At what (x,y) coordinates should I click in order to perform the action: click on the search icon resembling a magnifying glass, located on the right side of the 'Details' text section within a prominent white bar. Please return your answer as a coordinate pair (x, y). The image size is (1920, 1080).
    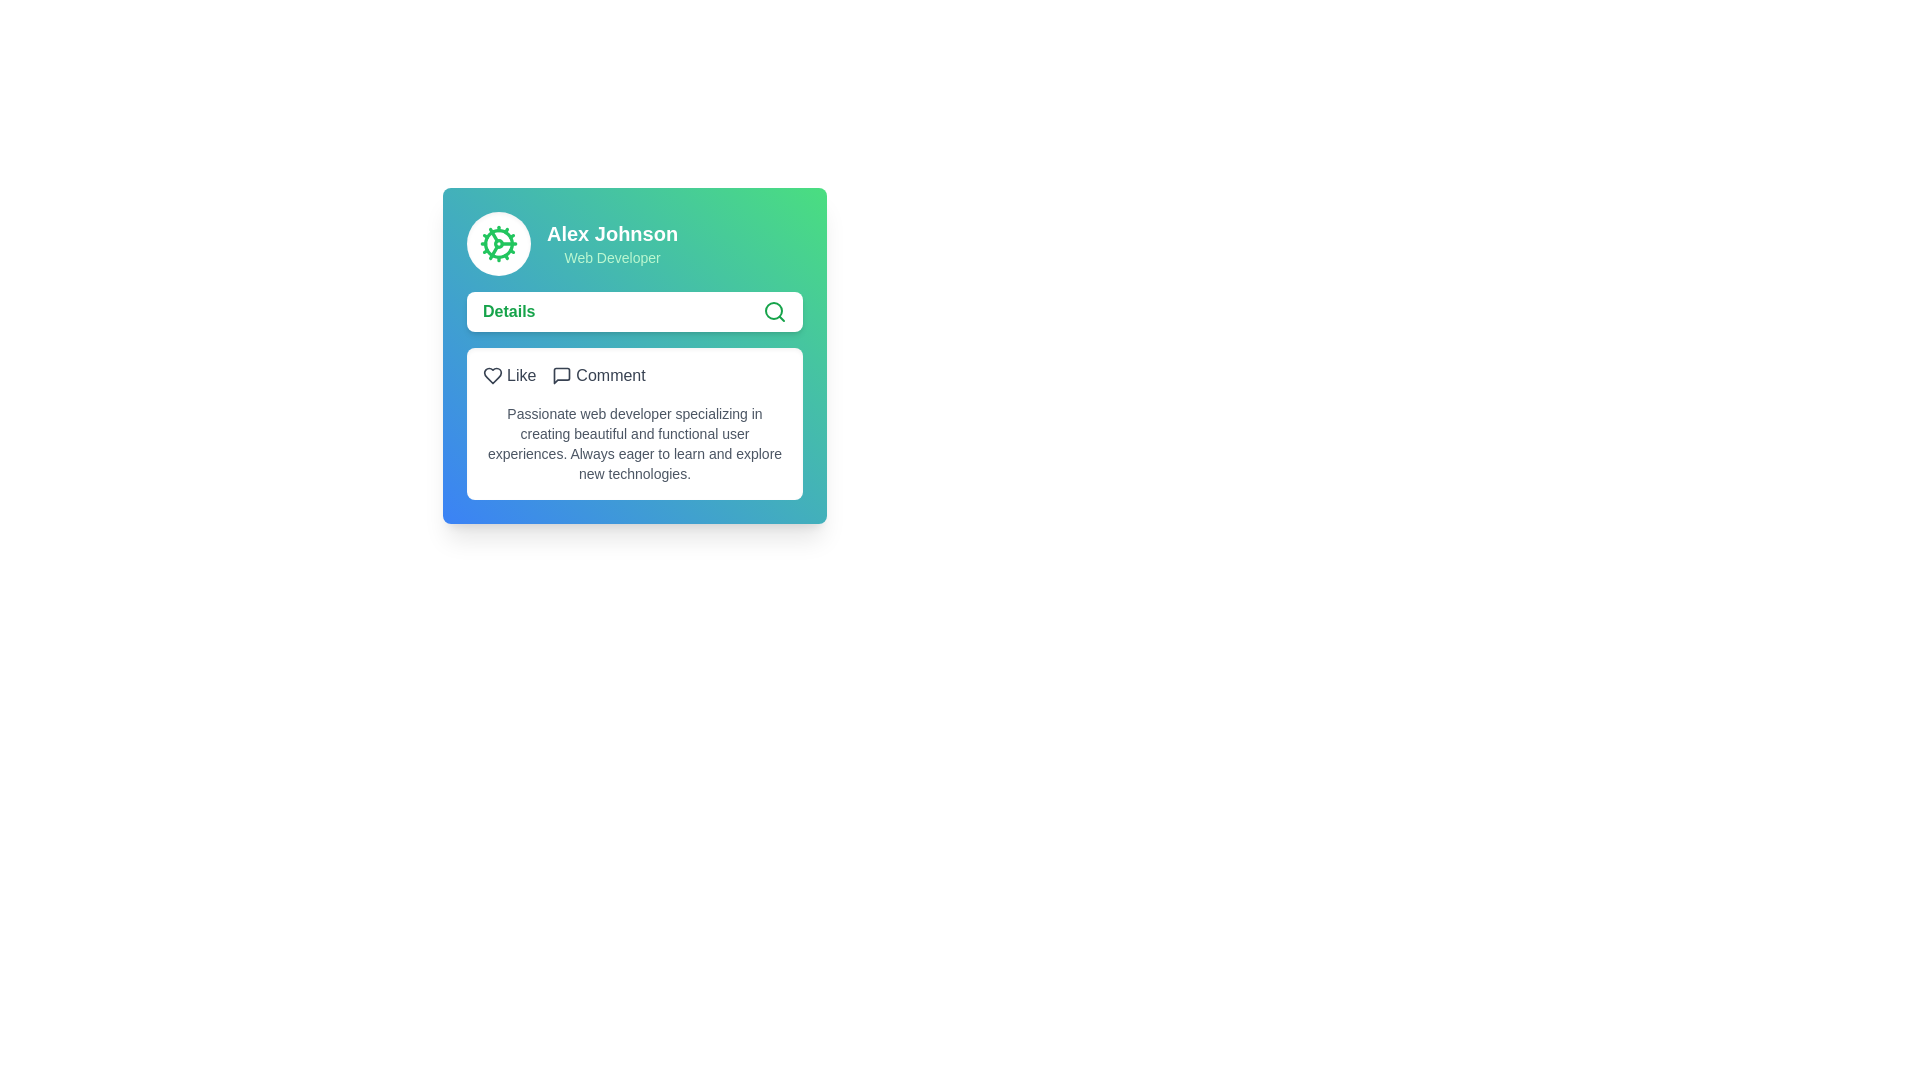
    Looking at the image, I should click on (773, 312).